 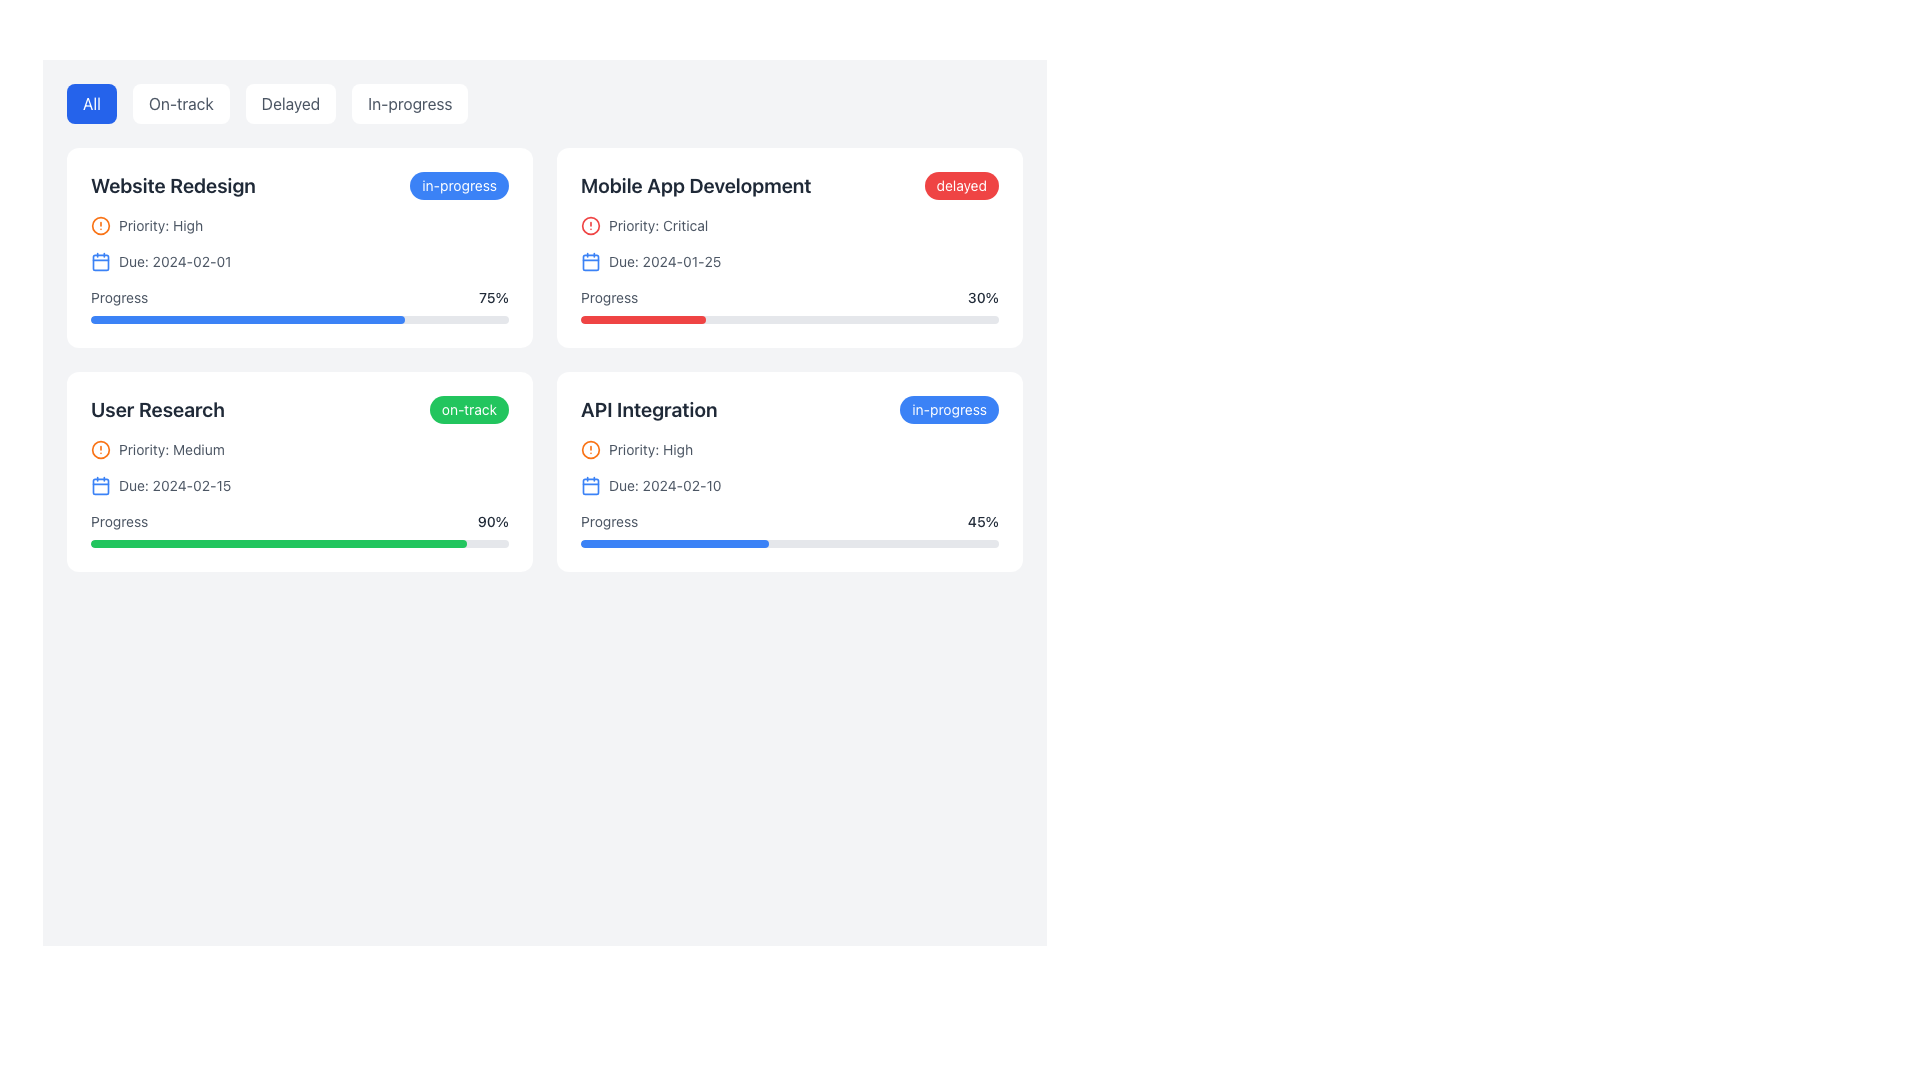 What do you see at coordinates (658, 225) in the screenshot?
I see `the 'Priority: Critical' label, which is styled in gray and located within the 'Mobile App Development' project card, positioned below the project title and next to a red alert icon` at bounding box center [658, 225].